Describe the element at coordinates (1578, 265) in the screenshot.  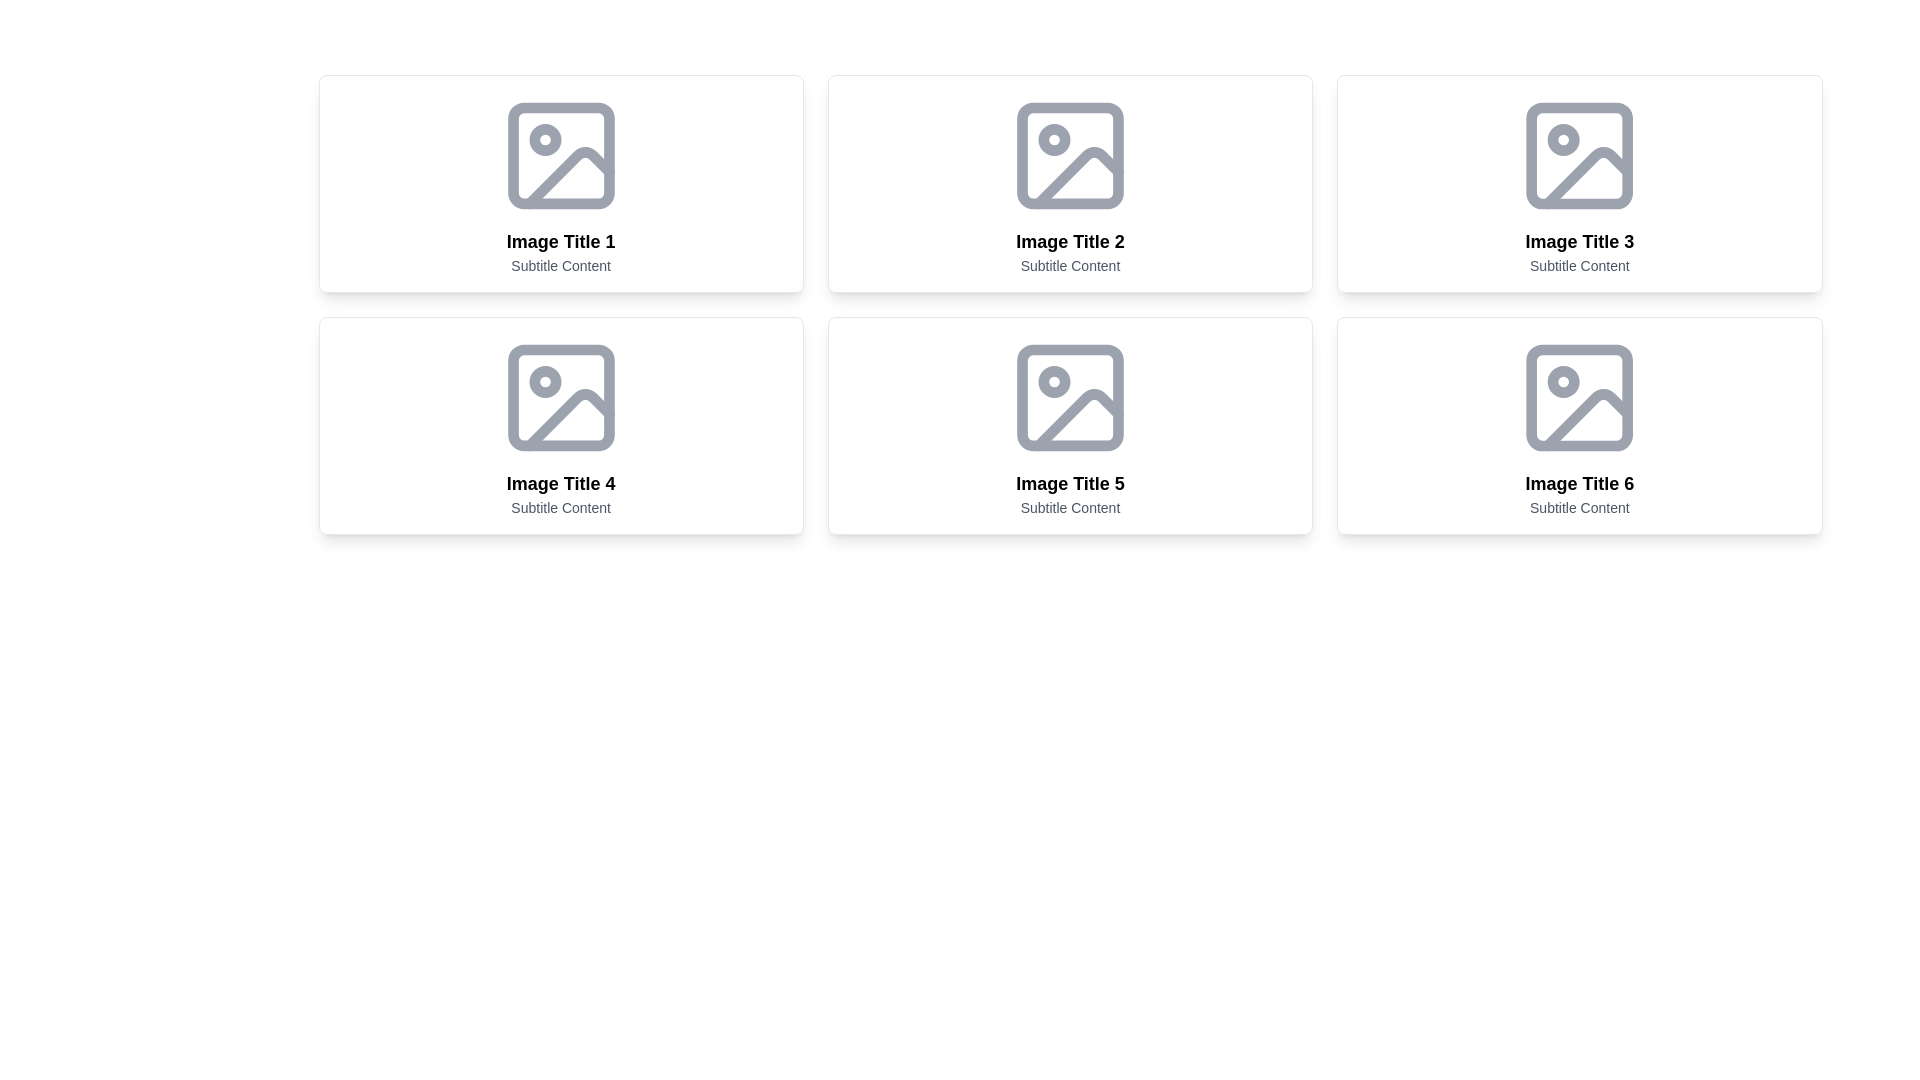
I see `text content of the subtitle located below the main title 'Image Title 3' within the third card of the grid layout` at that location.